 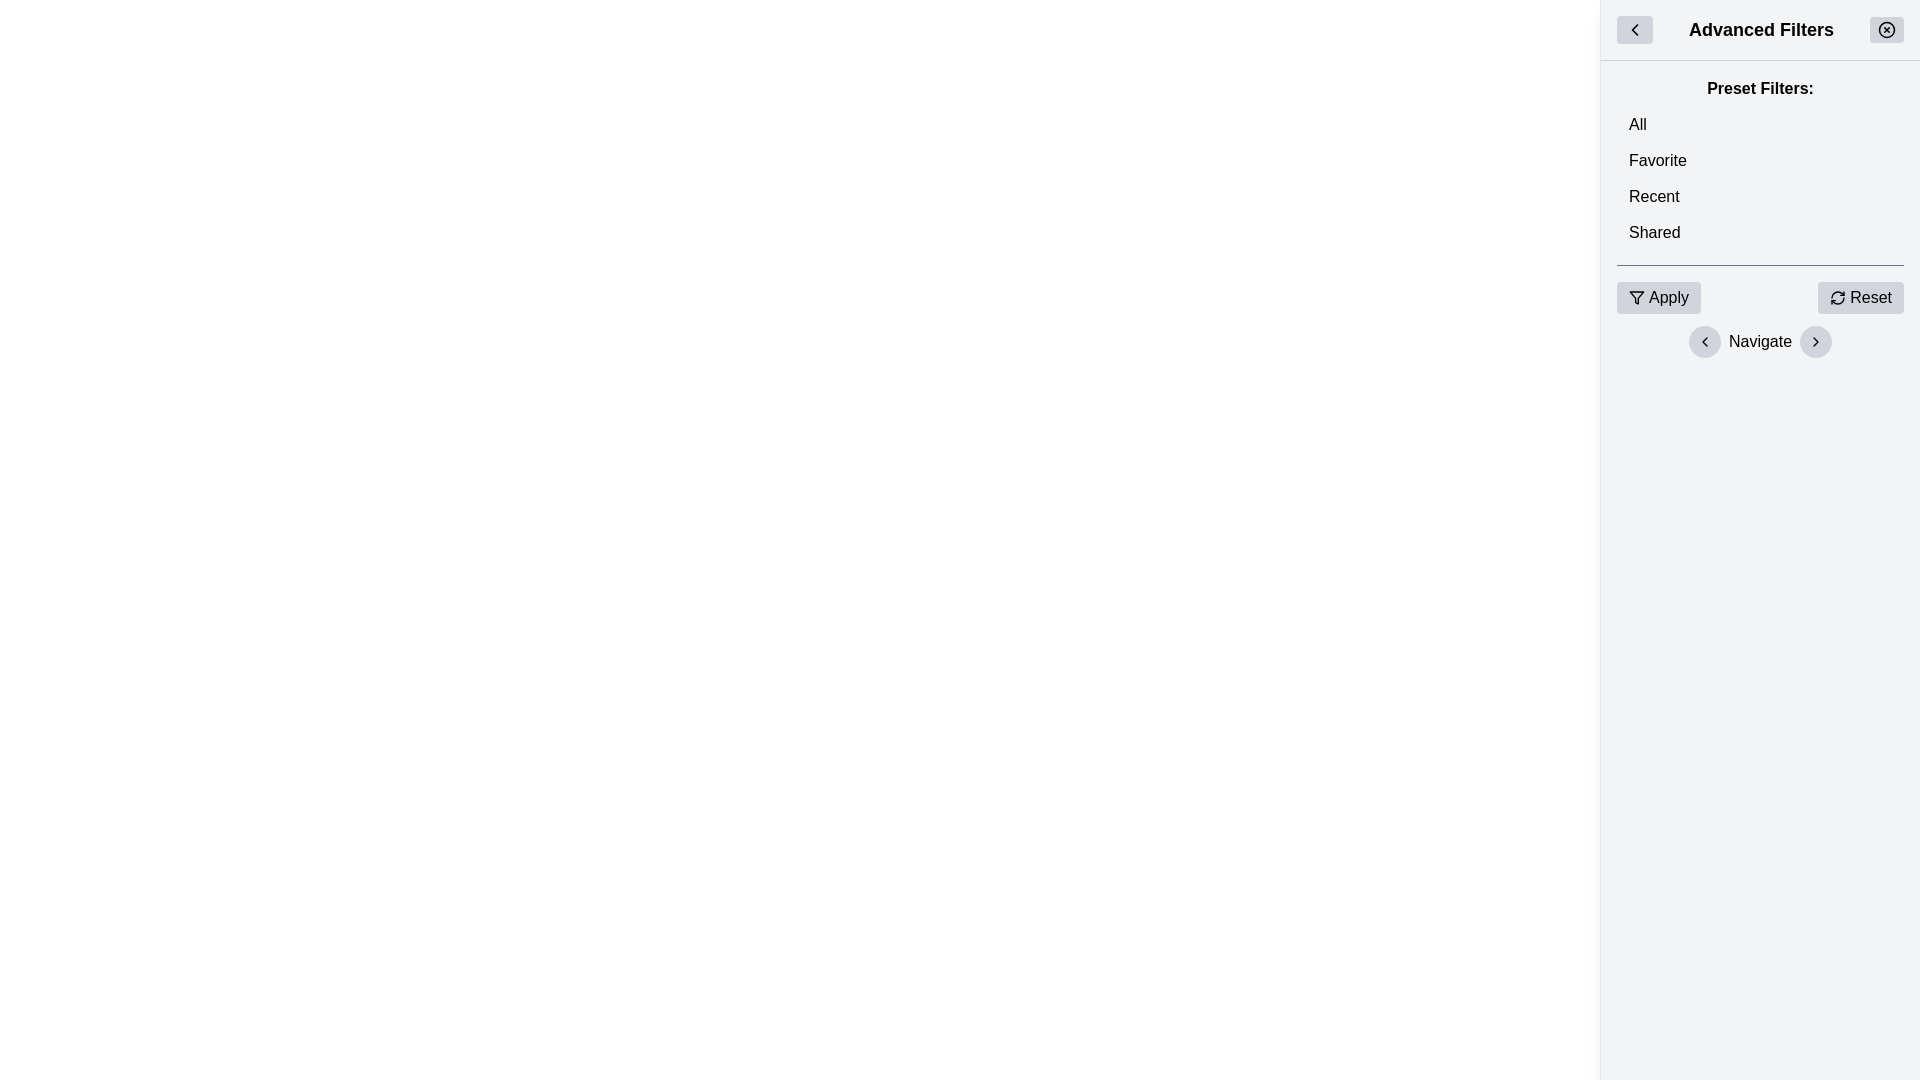 I want to click on the filter icon located to the left of the 'Apply' button, which indicates the presence of a filter option, so click(x=1636, y=297).